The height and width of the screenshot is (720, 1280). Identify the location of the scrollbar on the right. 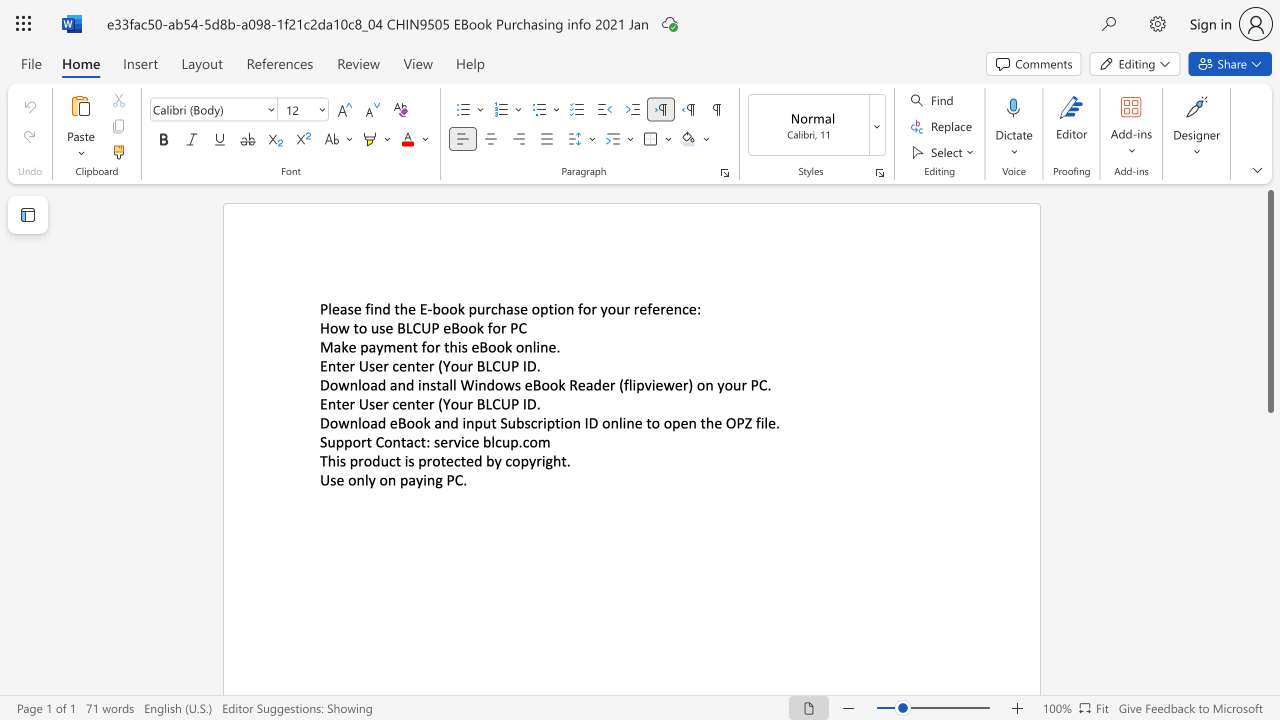
(1269, 438).